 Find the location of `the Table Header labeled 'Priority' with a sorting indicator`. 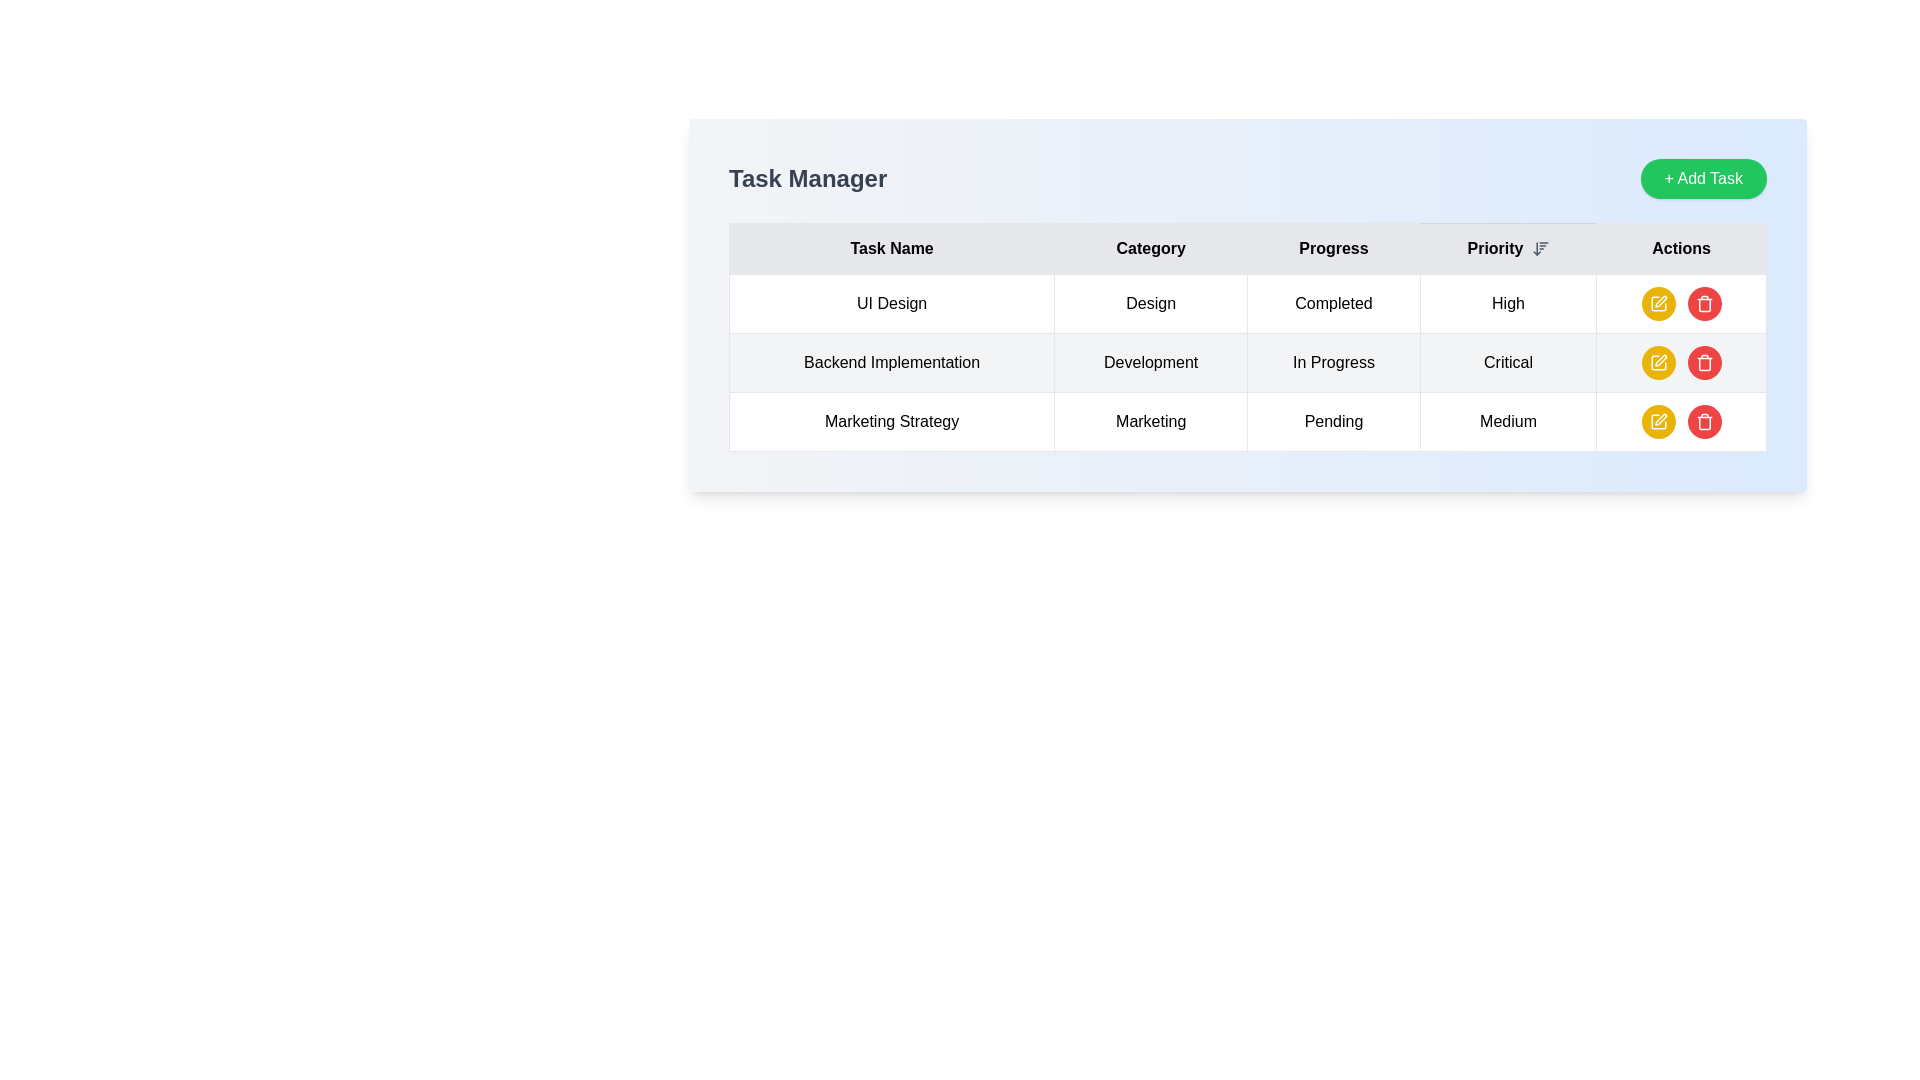

the Table Header labeled 'Priority' with a sorting indicator is located at coordinates (1508, 248).